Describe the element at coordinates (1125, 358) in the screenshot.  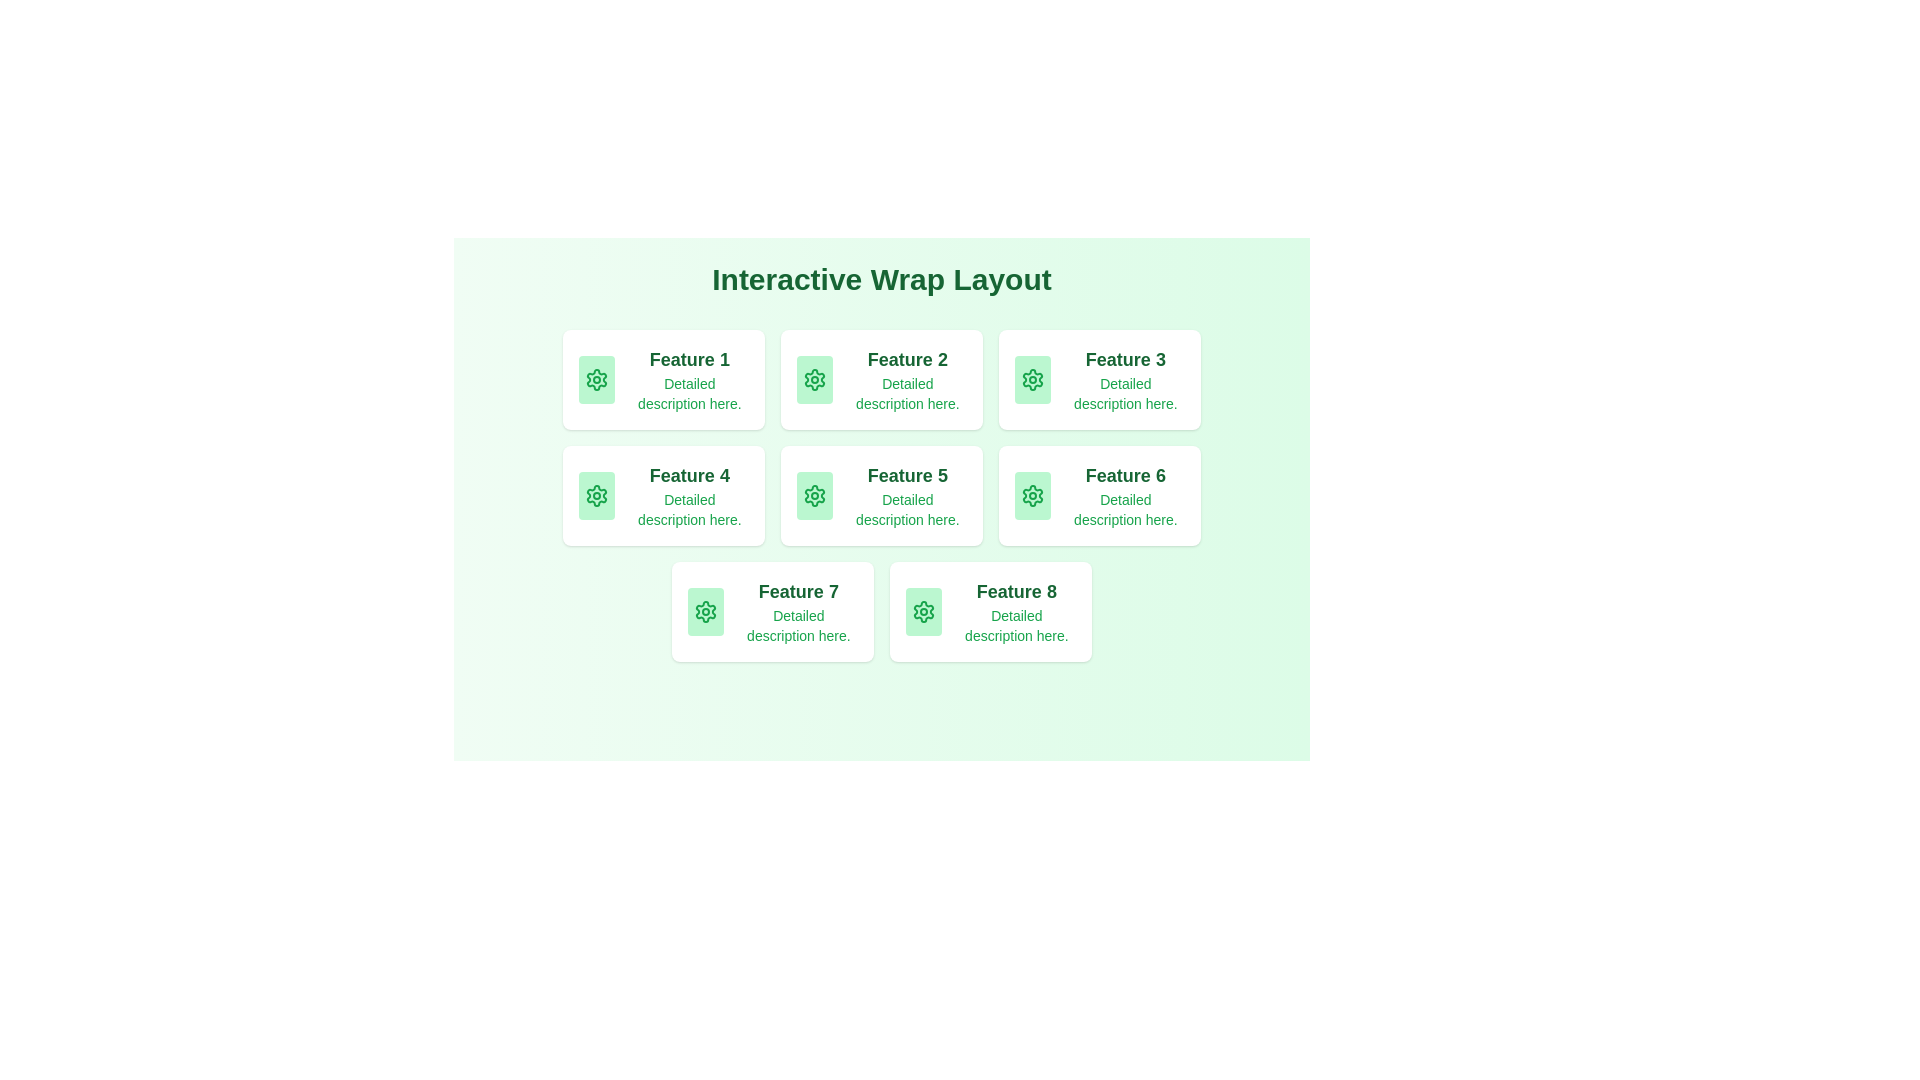
I see `the bold text label displaying 'Feature 3' located in the top-right section of the grid layout` at that location.